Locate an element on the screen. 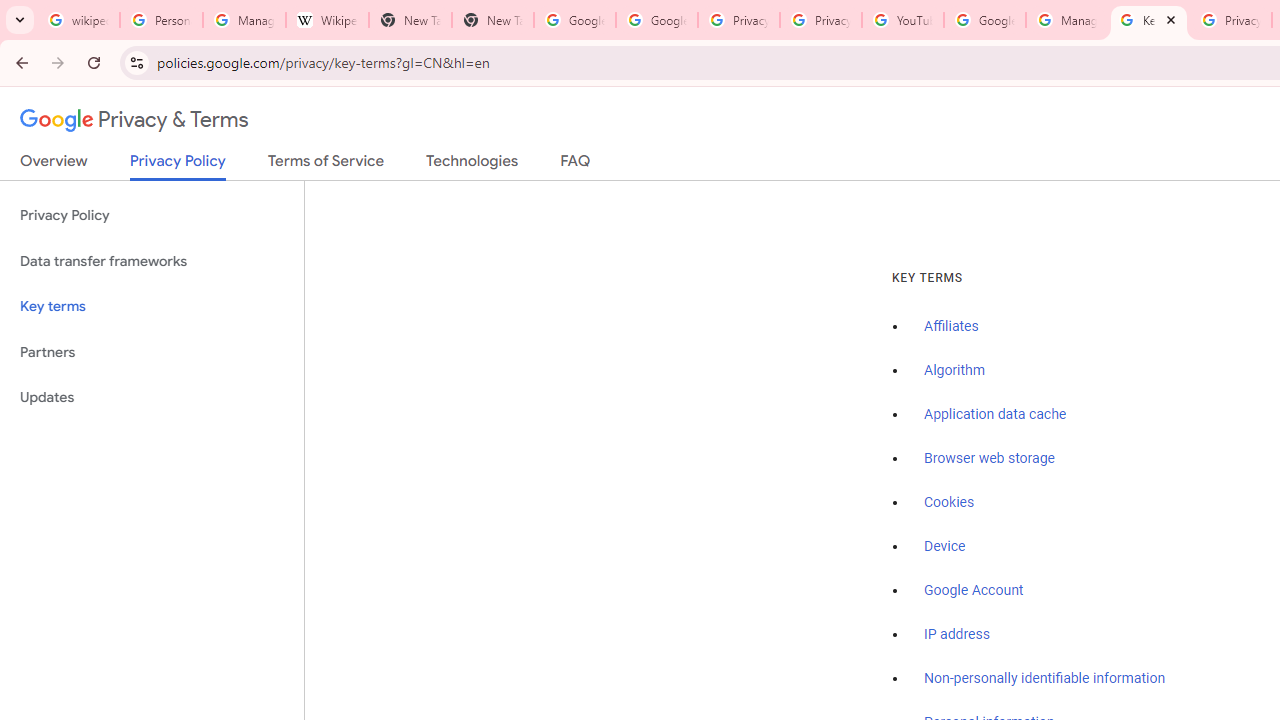 This screenshot has width=1280, height=720. 'Wikipedia:Edit requests - Wikipedia' is located at coordinates (327, 20).